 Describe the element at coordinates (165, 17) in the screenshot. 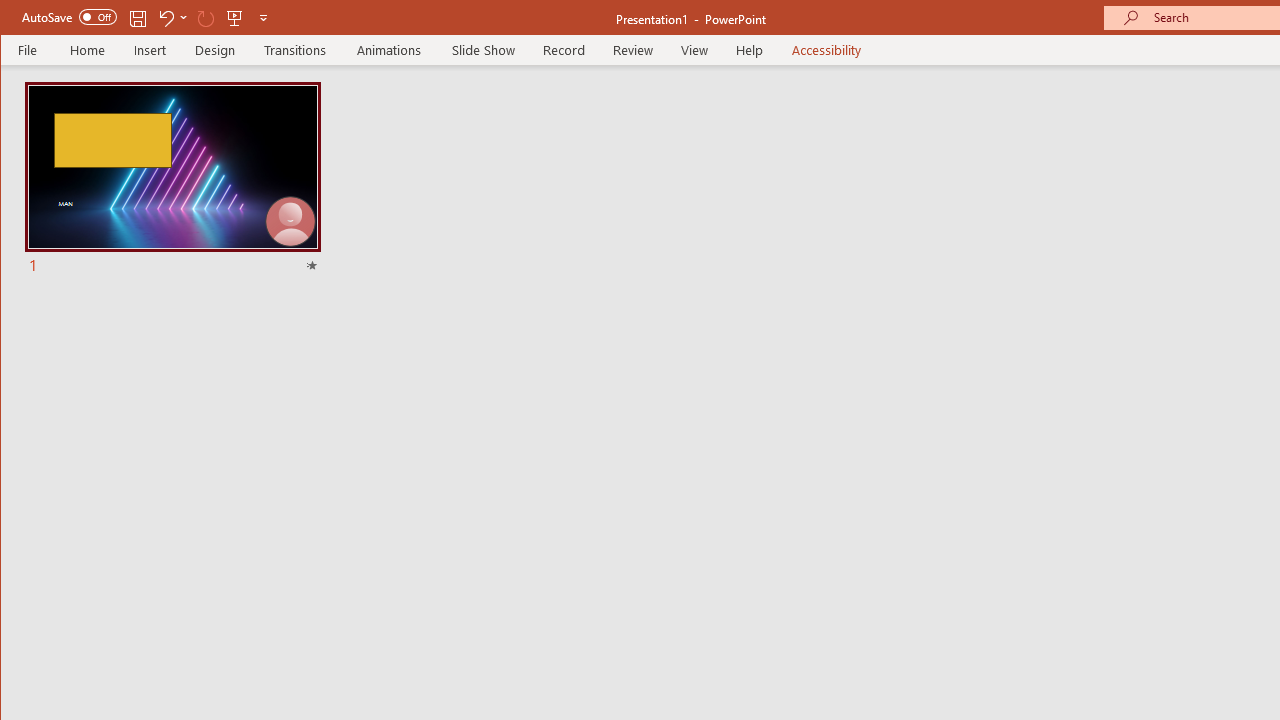

I see `'Undo'` at that location.